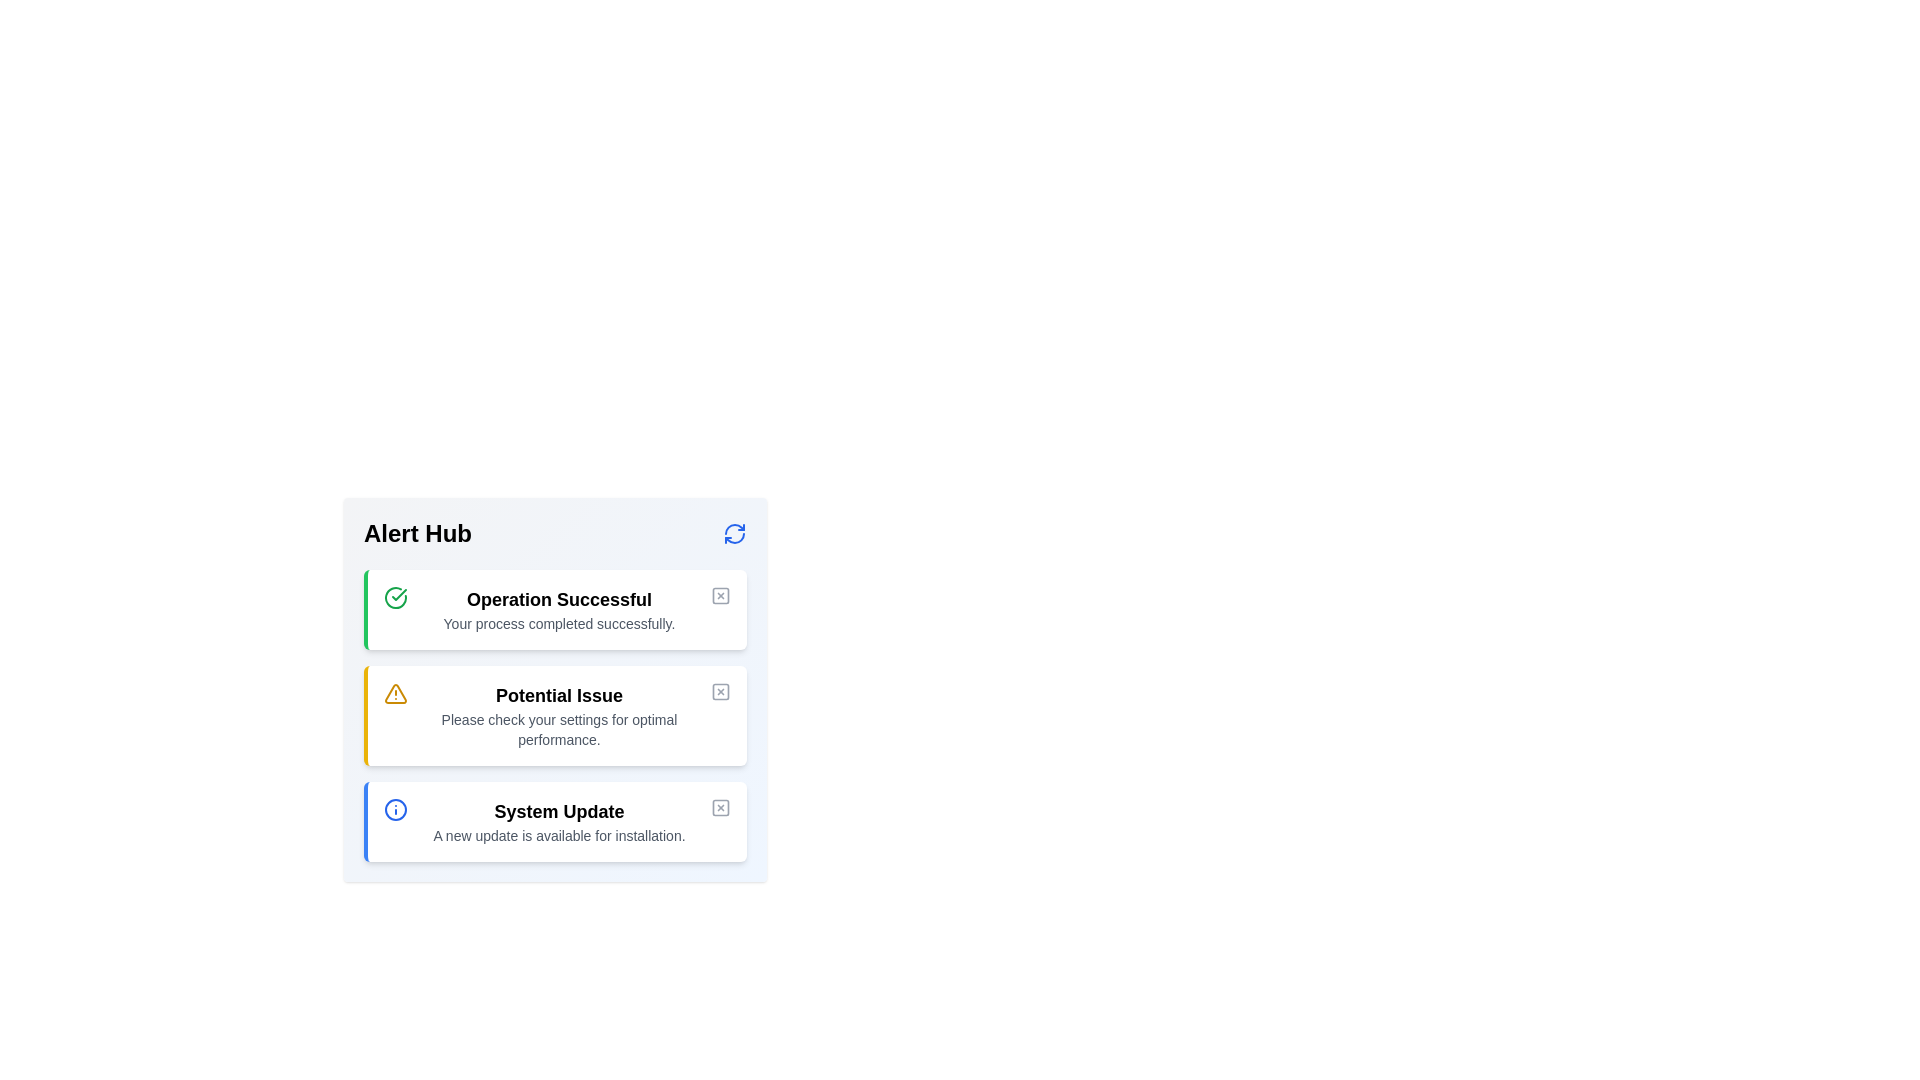 The image size is (1920, 1080). I want to click on the static text providing guidance related to the 'Potential Issue' notification, which is positioned directly below the title within the notification card, so click(559, 729).